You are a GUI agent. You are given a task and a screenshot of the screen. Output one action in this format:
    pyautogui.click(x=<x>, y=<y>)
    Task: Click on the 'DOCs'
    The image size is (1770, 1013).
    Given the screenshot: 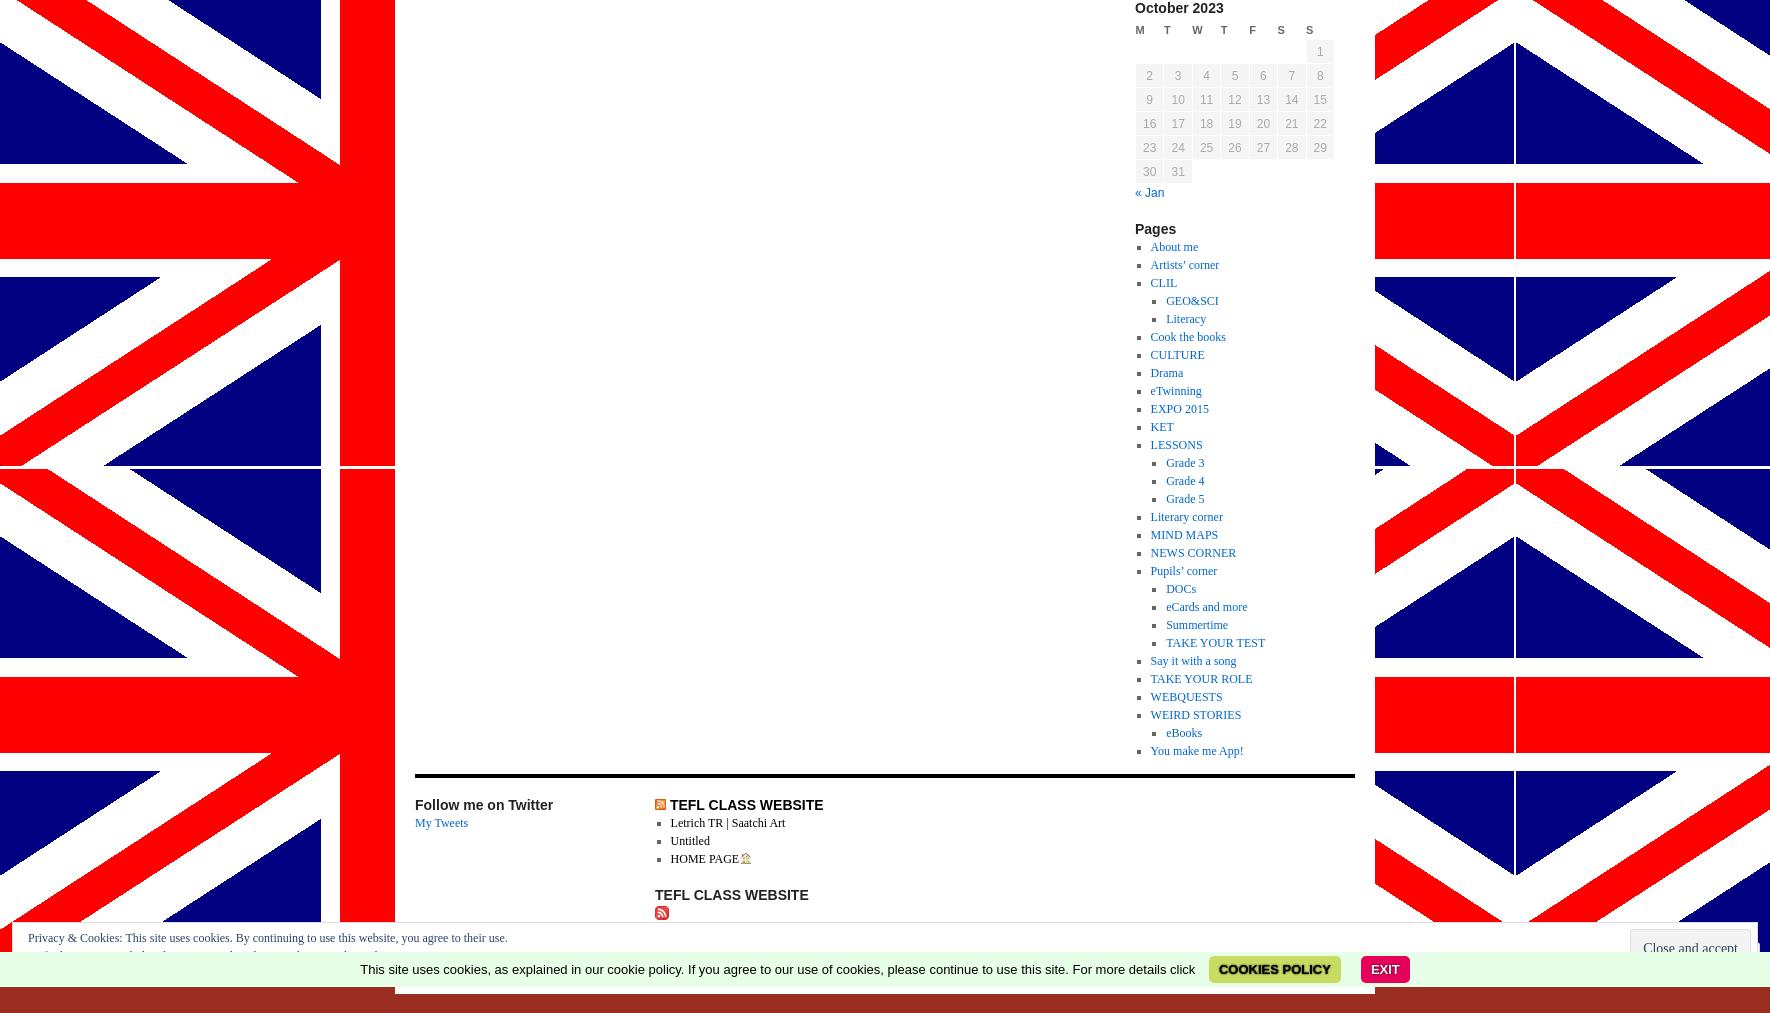 What is the action you would take?
    pyautogui.click(x=1180, y=588)
    